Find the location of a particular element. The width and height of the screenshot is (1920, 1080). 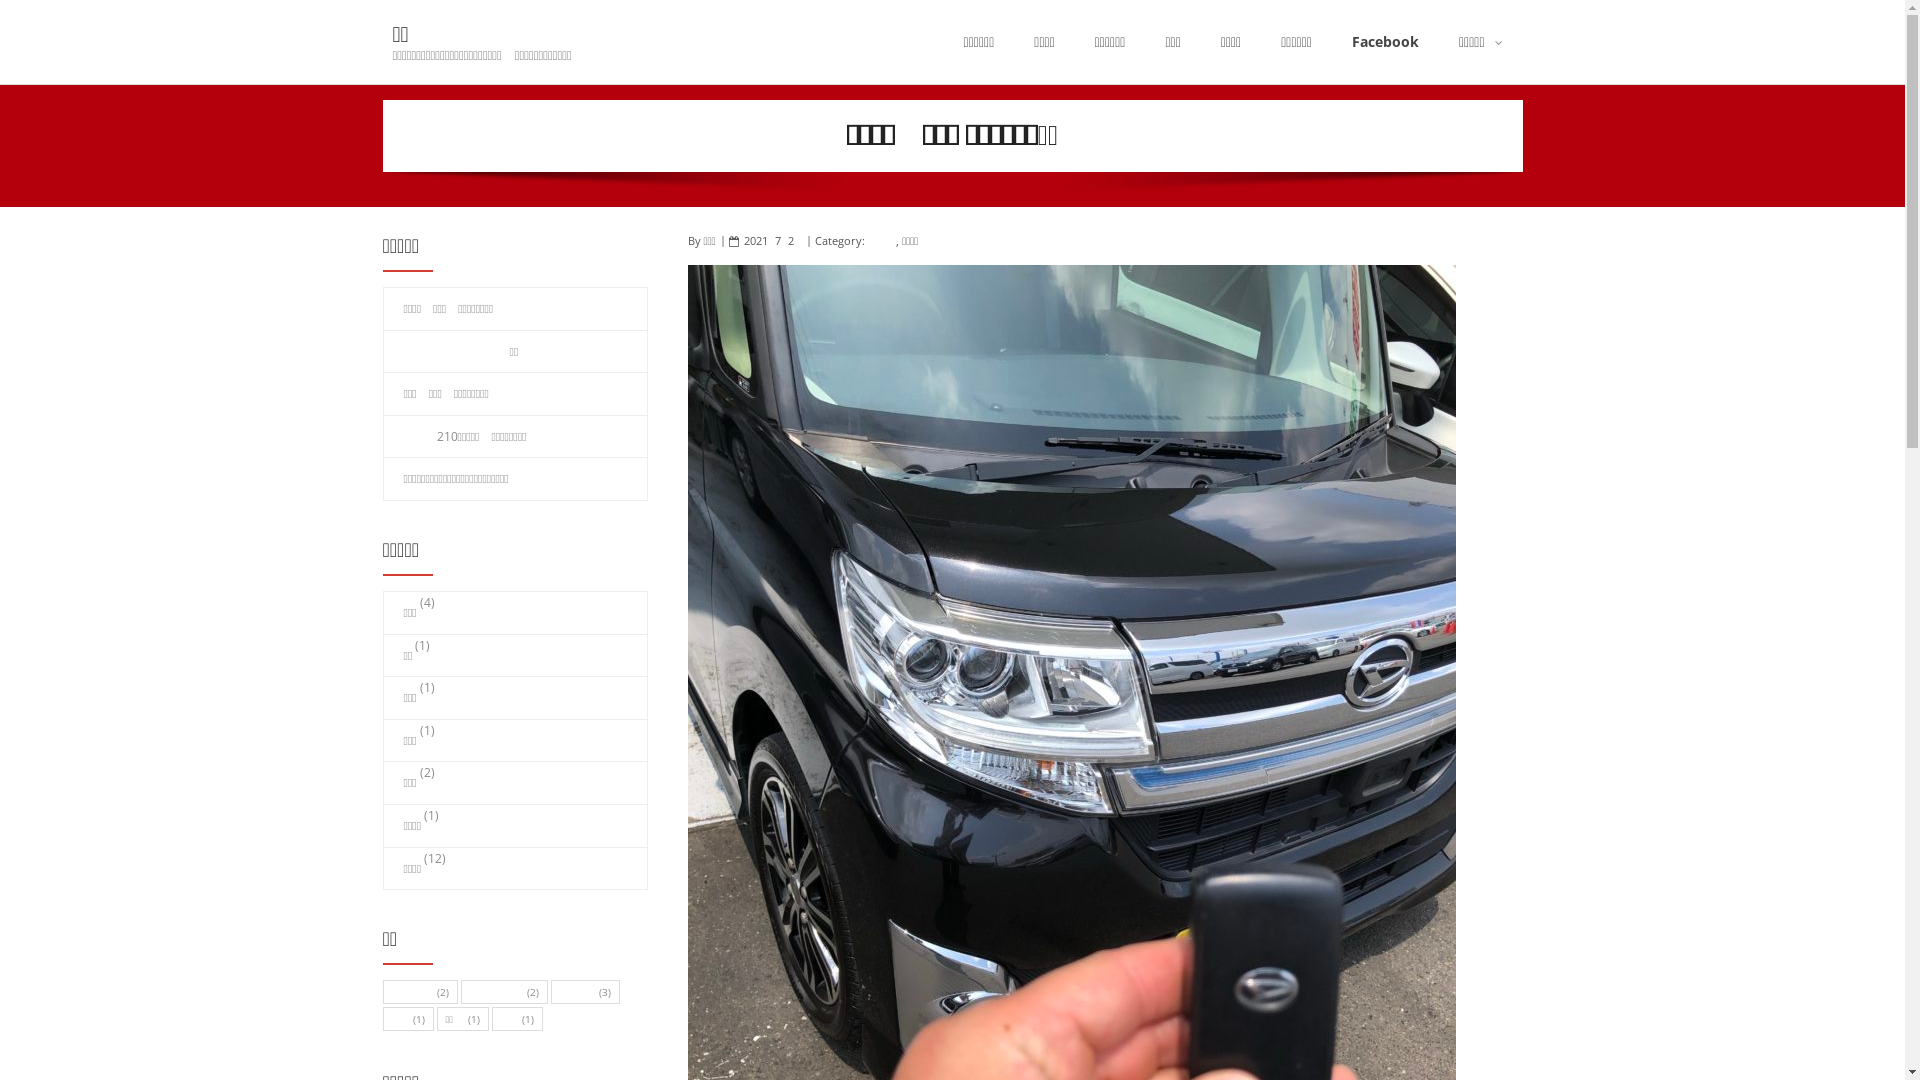

'Facebook' is located at coordinates (1384, 42).